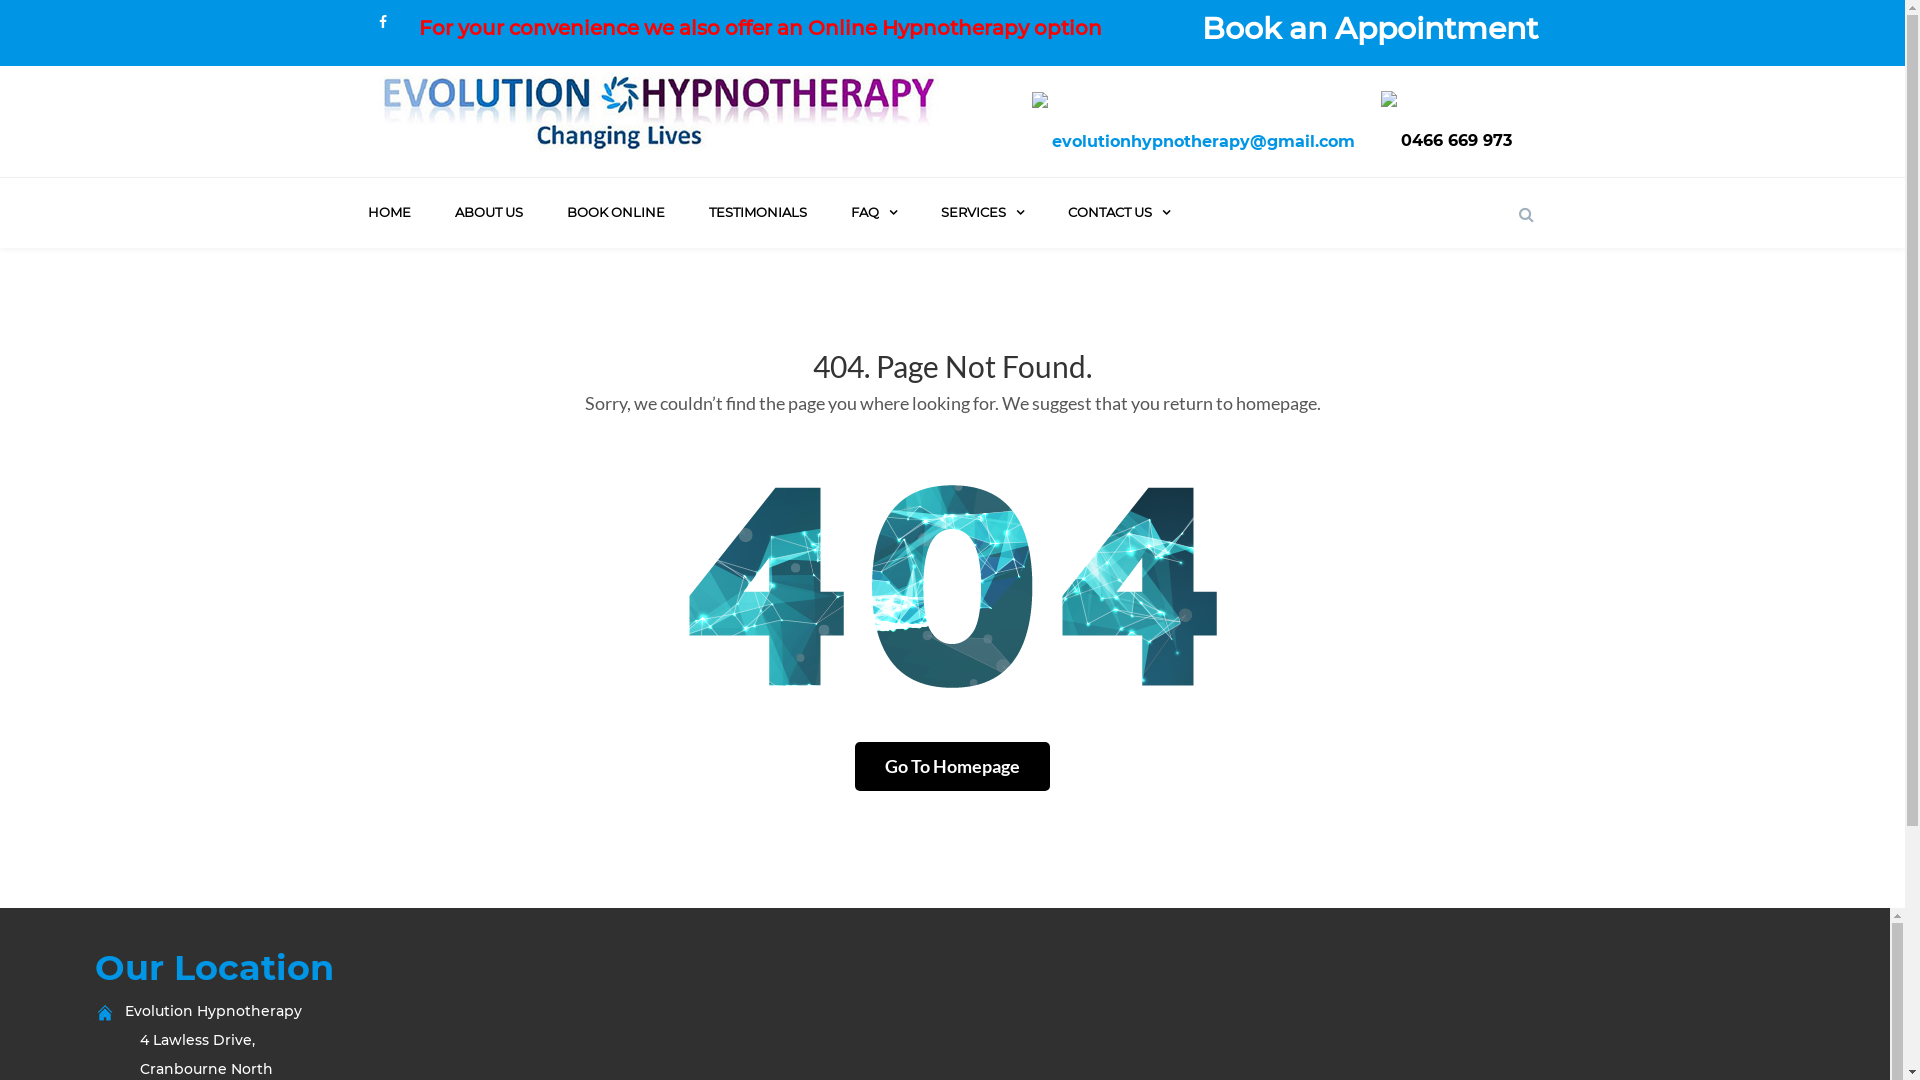 Image resolution: width=1920 pixels, height=1080 pixels. Describe the element at coordinates (951, 765) in the screenshot. I see `'Go To Homepage'` at that location.